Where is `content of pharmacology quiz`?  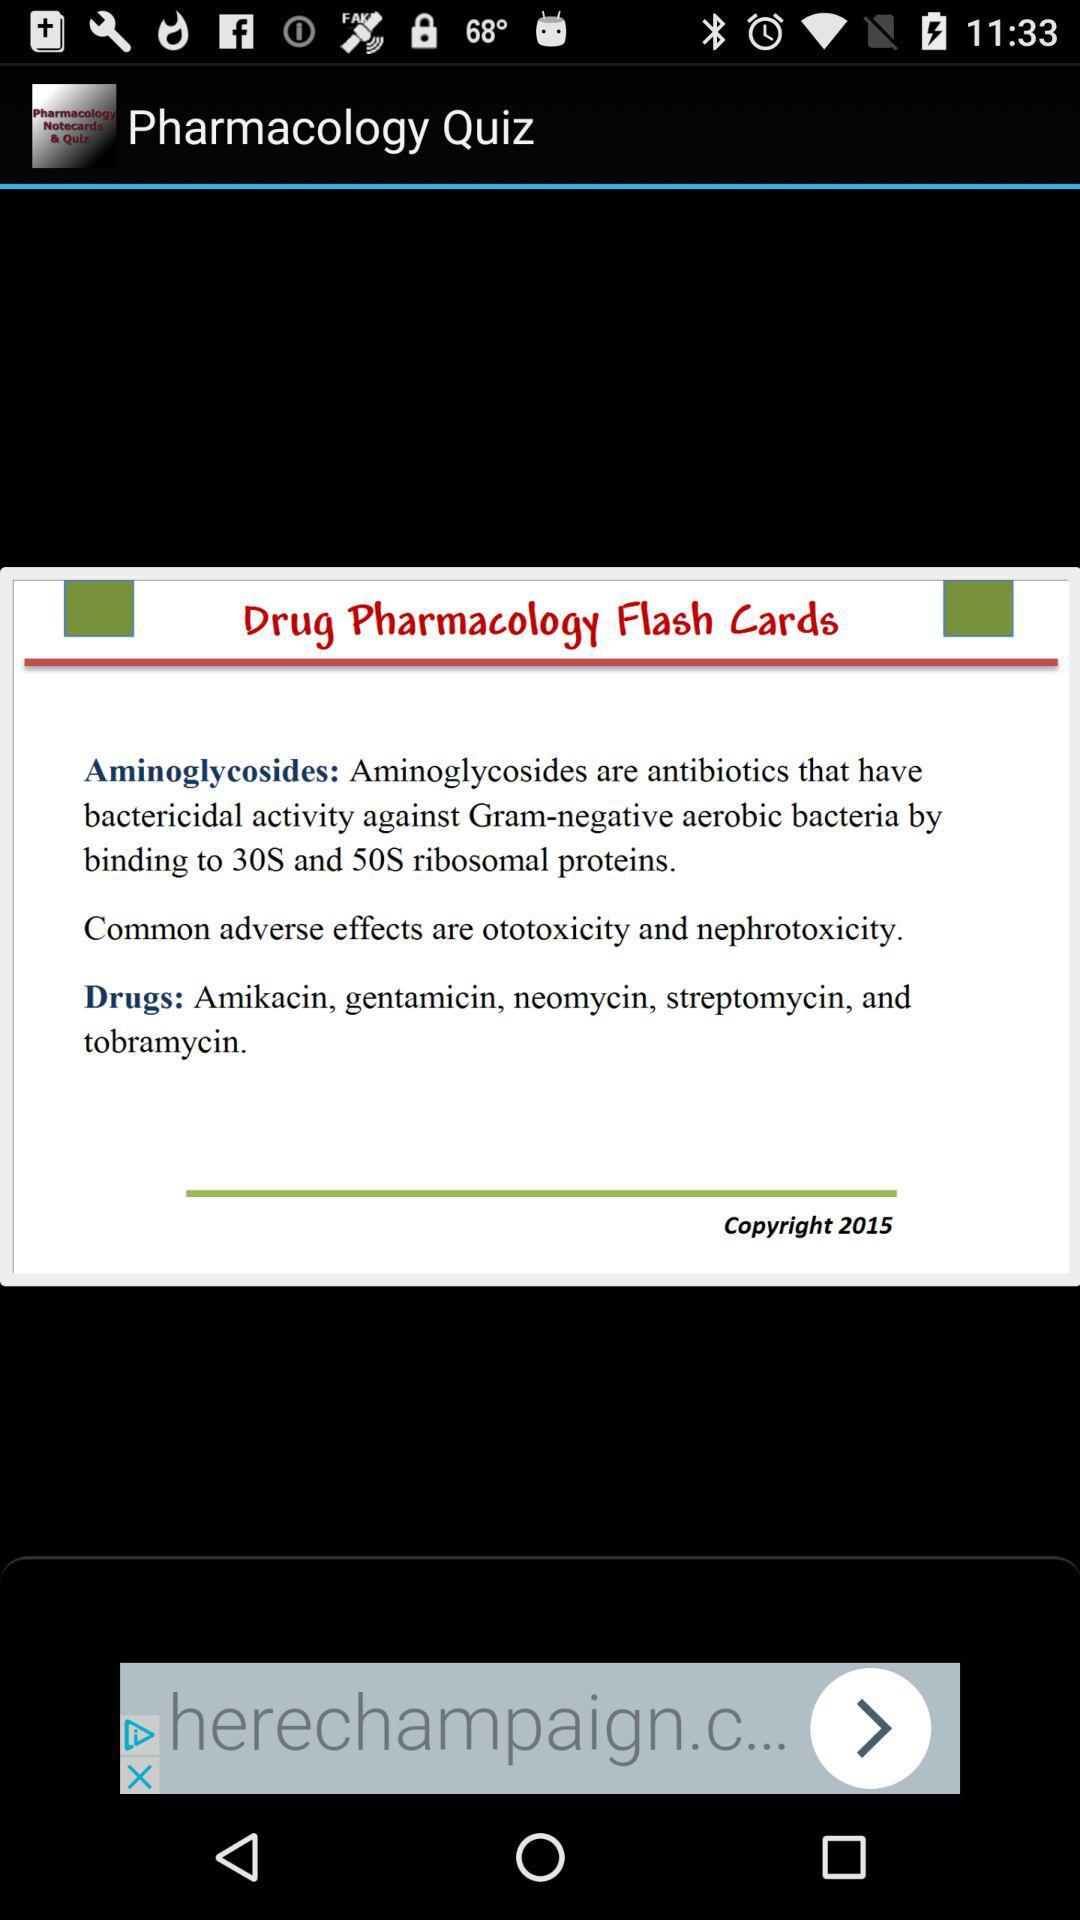 content of pharmacology quiz is located at coordinates (540, 924).